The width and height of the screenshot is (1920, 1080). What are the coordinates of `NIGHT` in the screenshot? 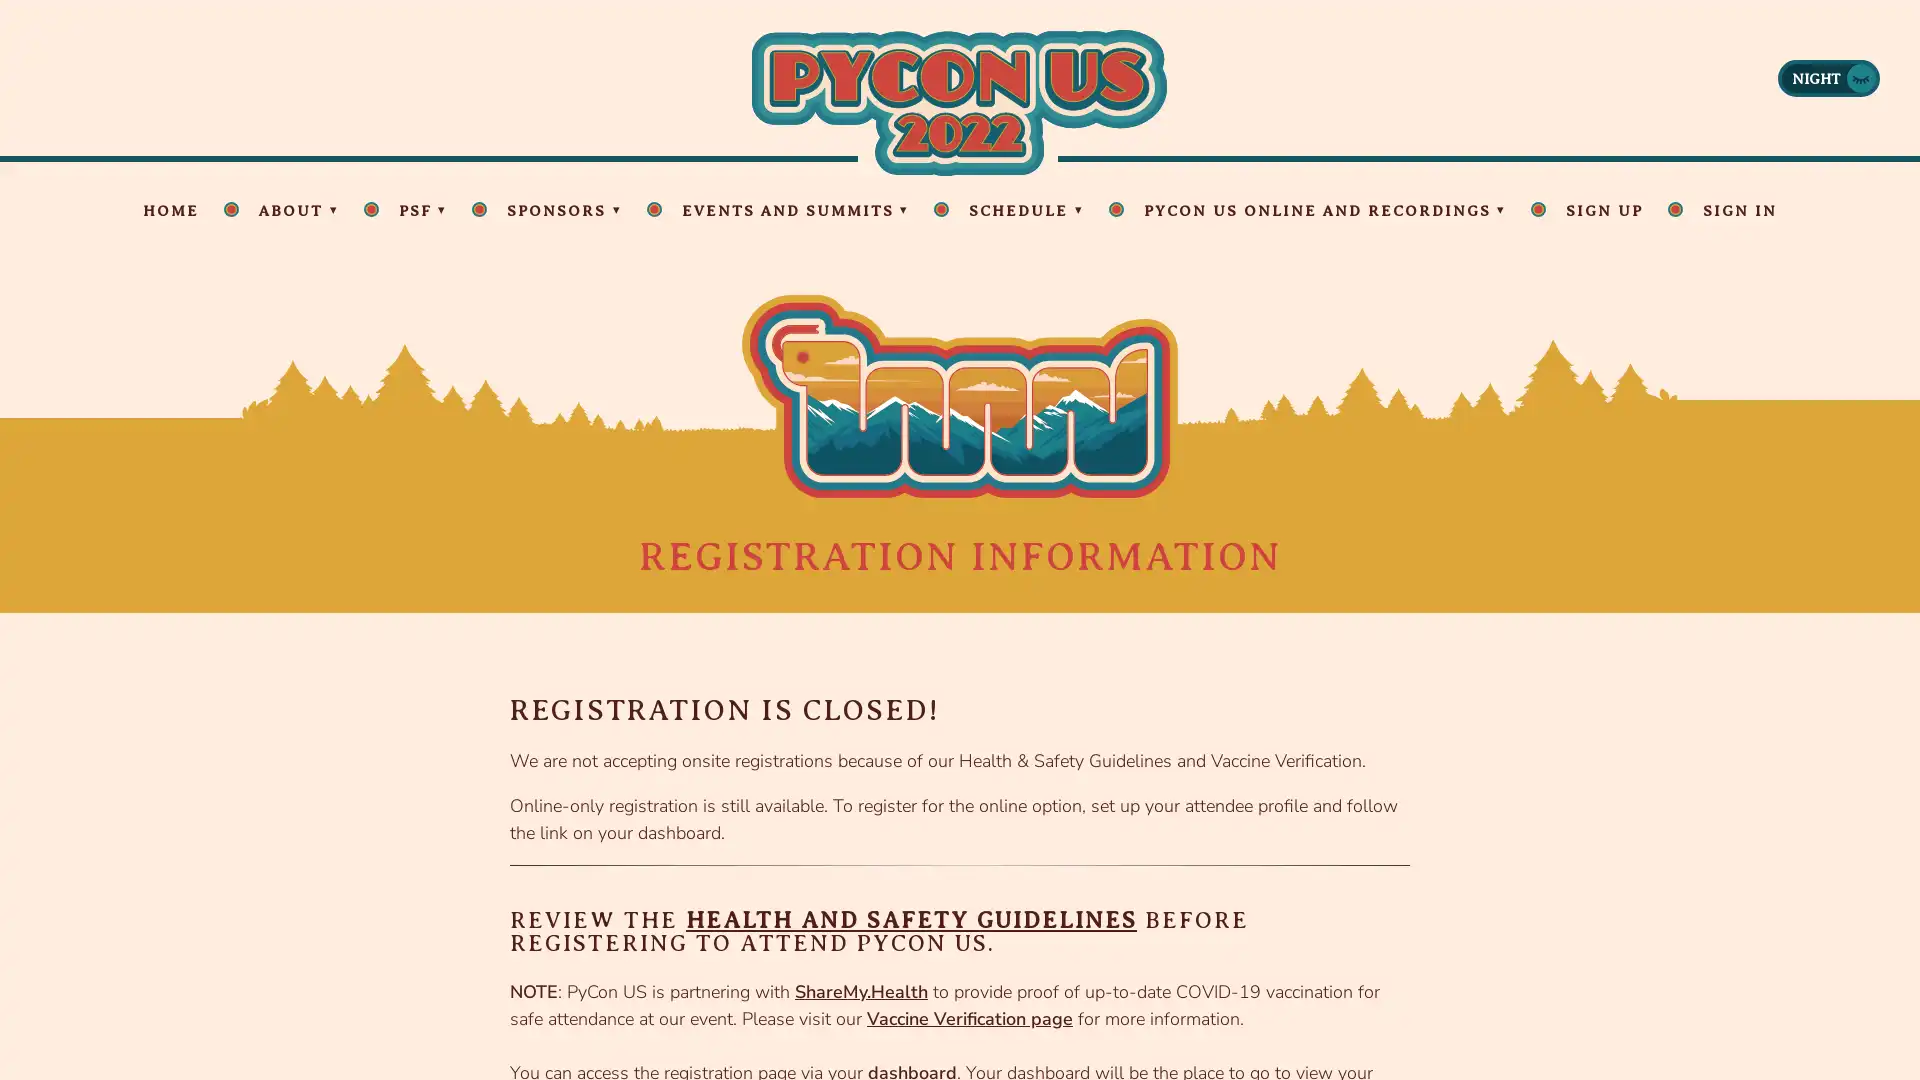 It's located at (1828, 76).